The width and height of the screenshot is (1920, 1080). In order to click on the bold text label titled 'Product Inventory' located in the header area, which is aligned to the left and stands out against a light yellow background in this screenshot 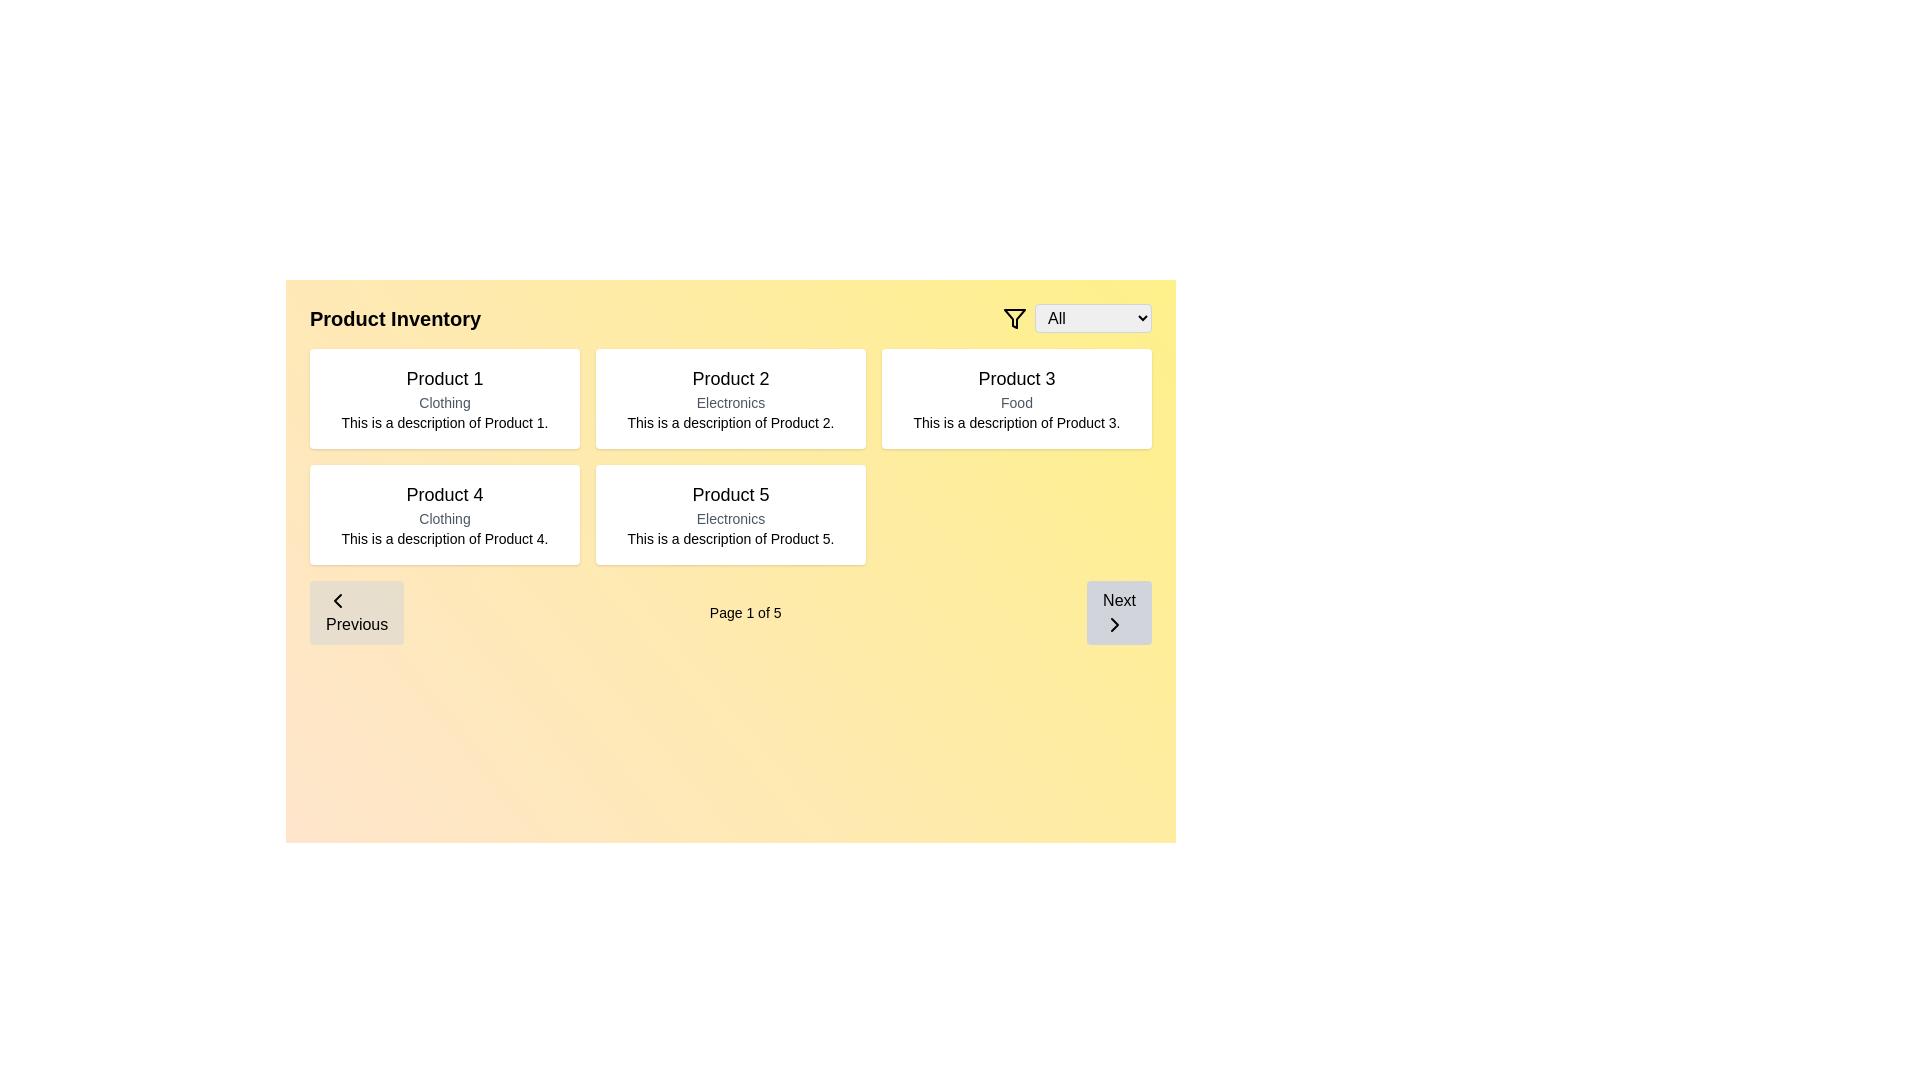, I will do `click(395, 317)`.